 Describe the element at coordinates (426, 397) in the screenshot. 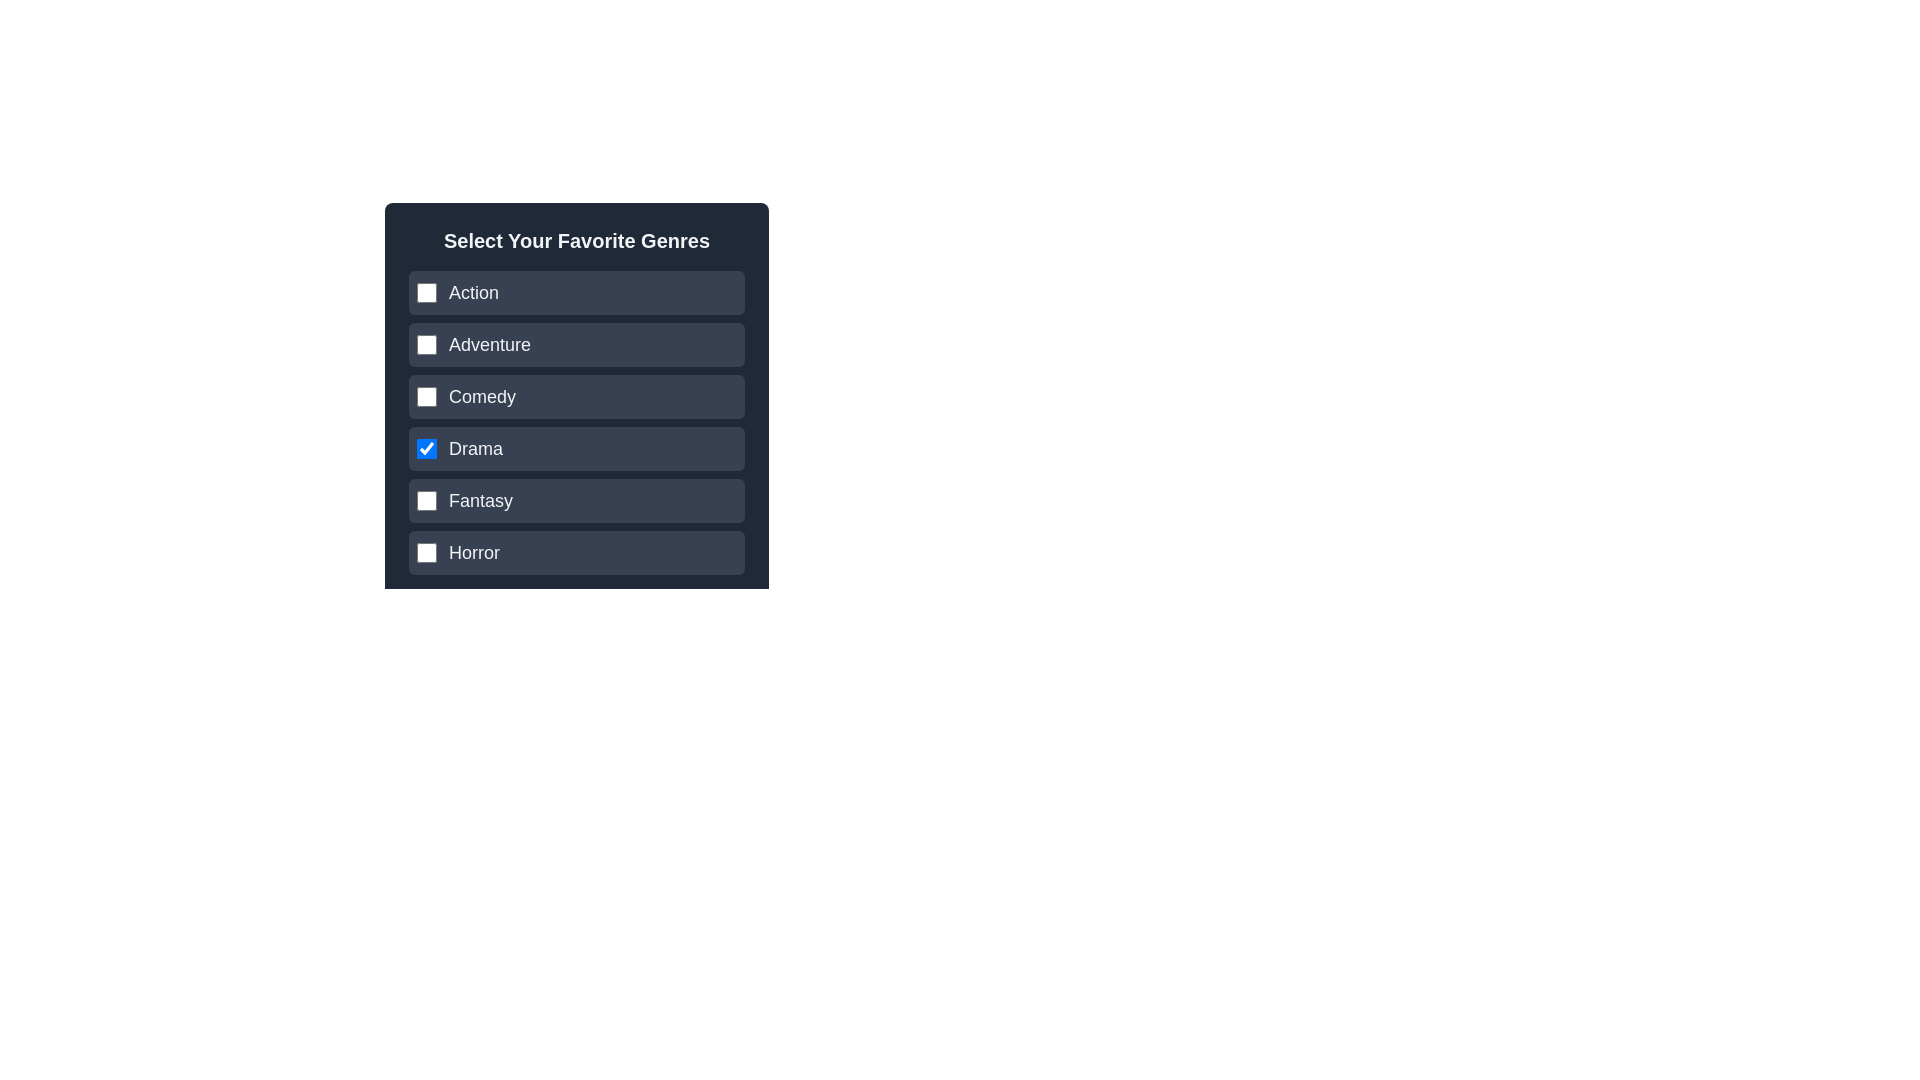

I see `the checkbox with a blue border associated with the label 'Comedy' in the third row of the options list to provide visual feedback` at that location.